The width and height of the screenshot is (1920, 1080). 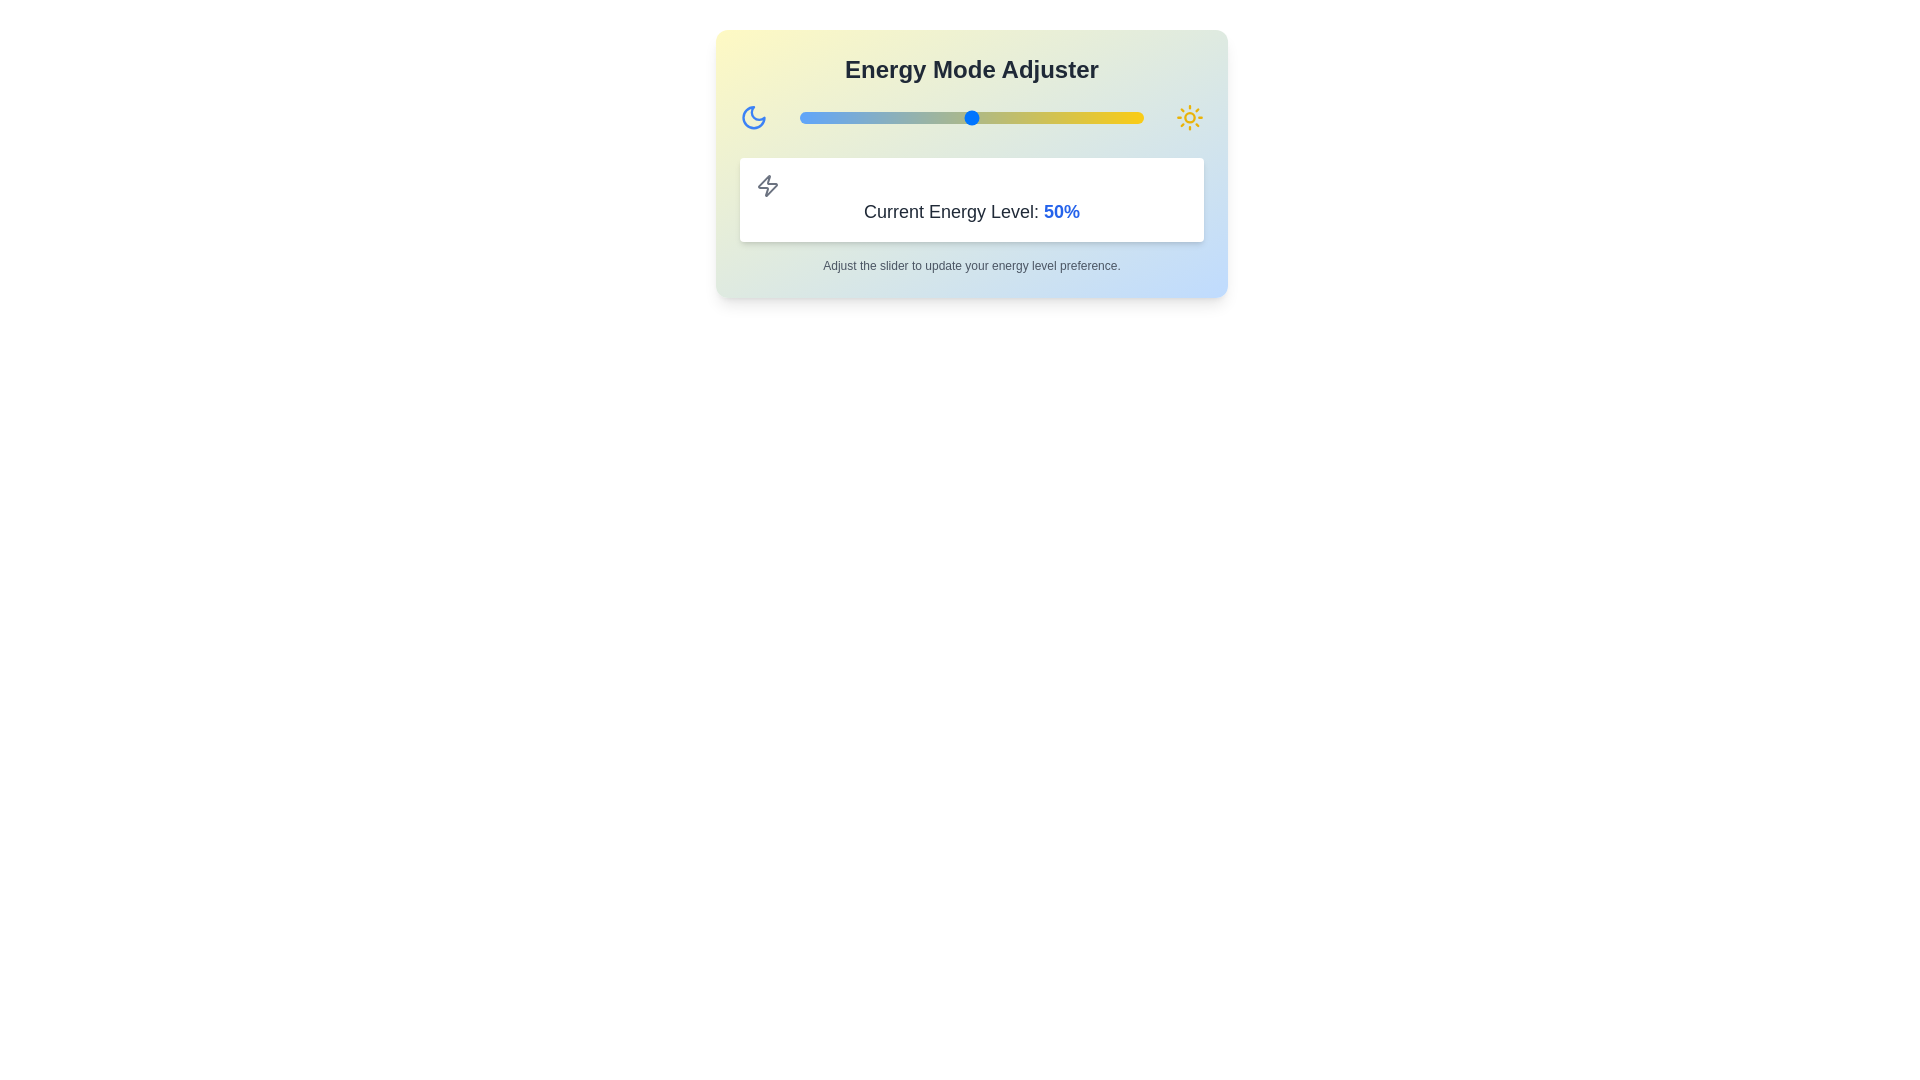 I want to click on the slider to set the energy level to 36%, so click(x=922, y=118).